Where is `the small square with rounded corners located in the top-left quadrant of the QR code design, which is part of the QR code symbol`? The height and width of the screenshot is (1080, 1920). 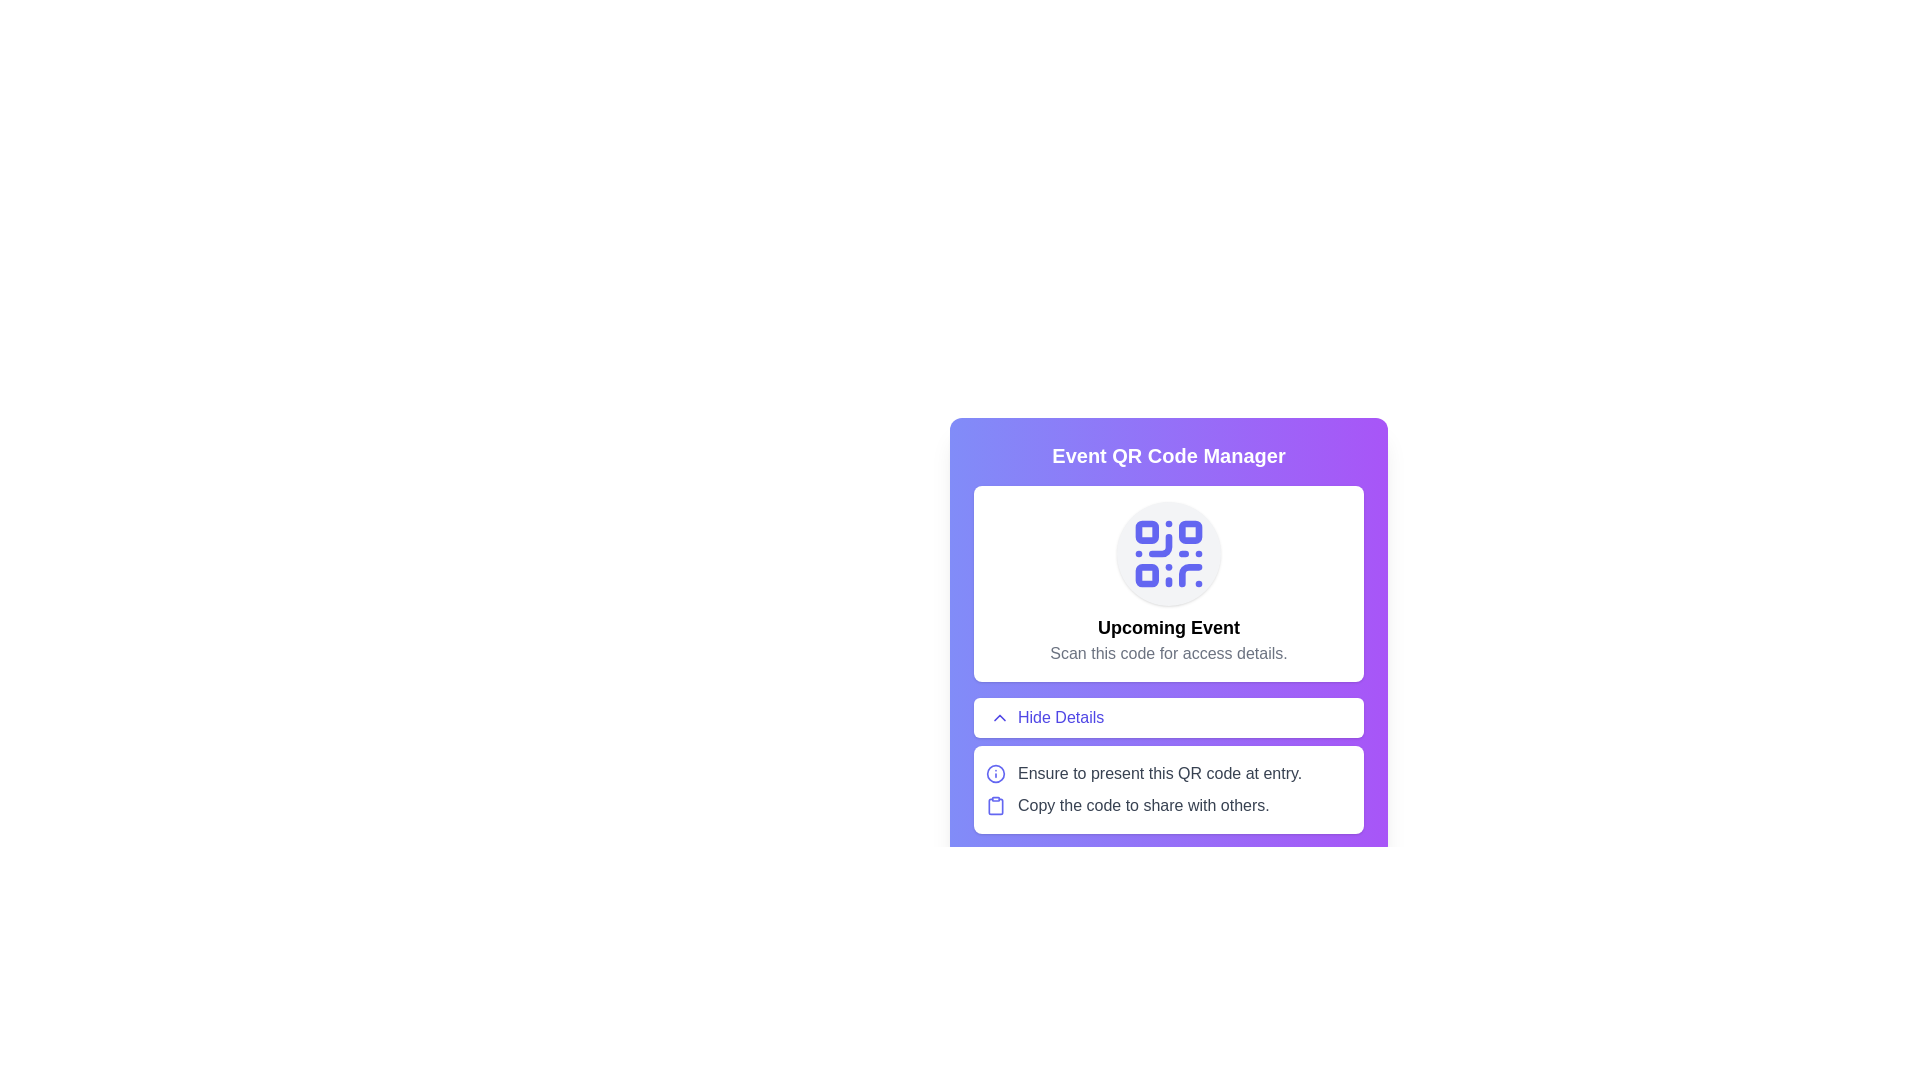
the small square with rounded corners located in the top-left quadrant of the QR code design, which is part of the QR code symbol is located at coordinates (1147, 531).